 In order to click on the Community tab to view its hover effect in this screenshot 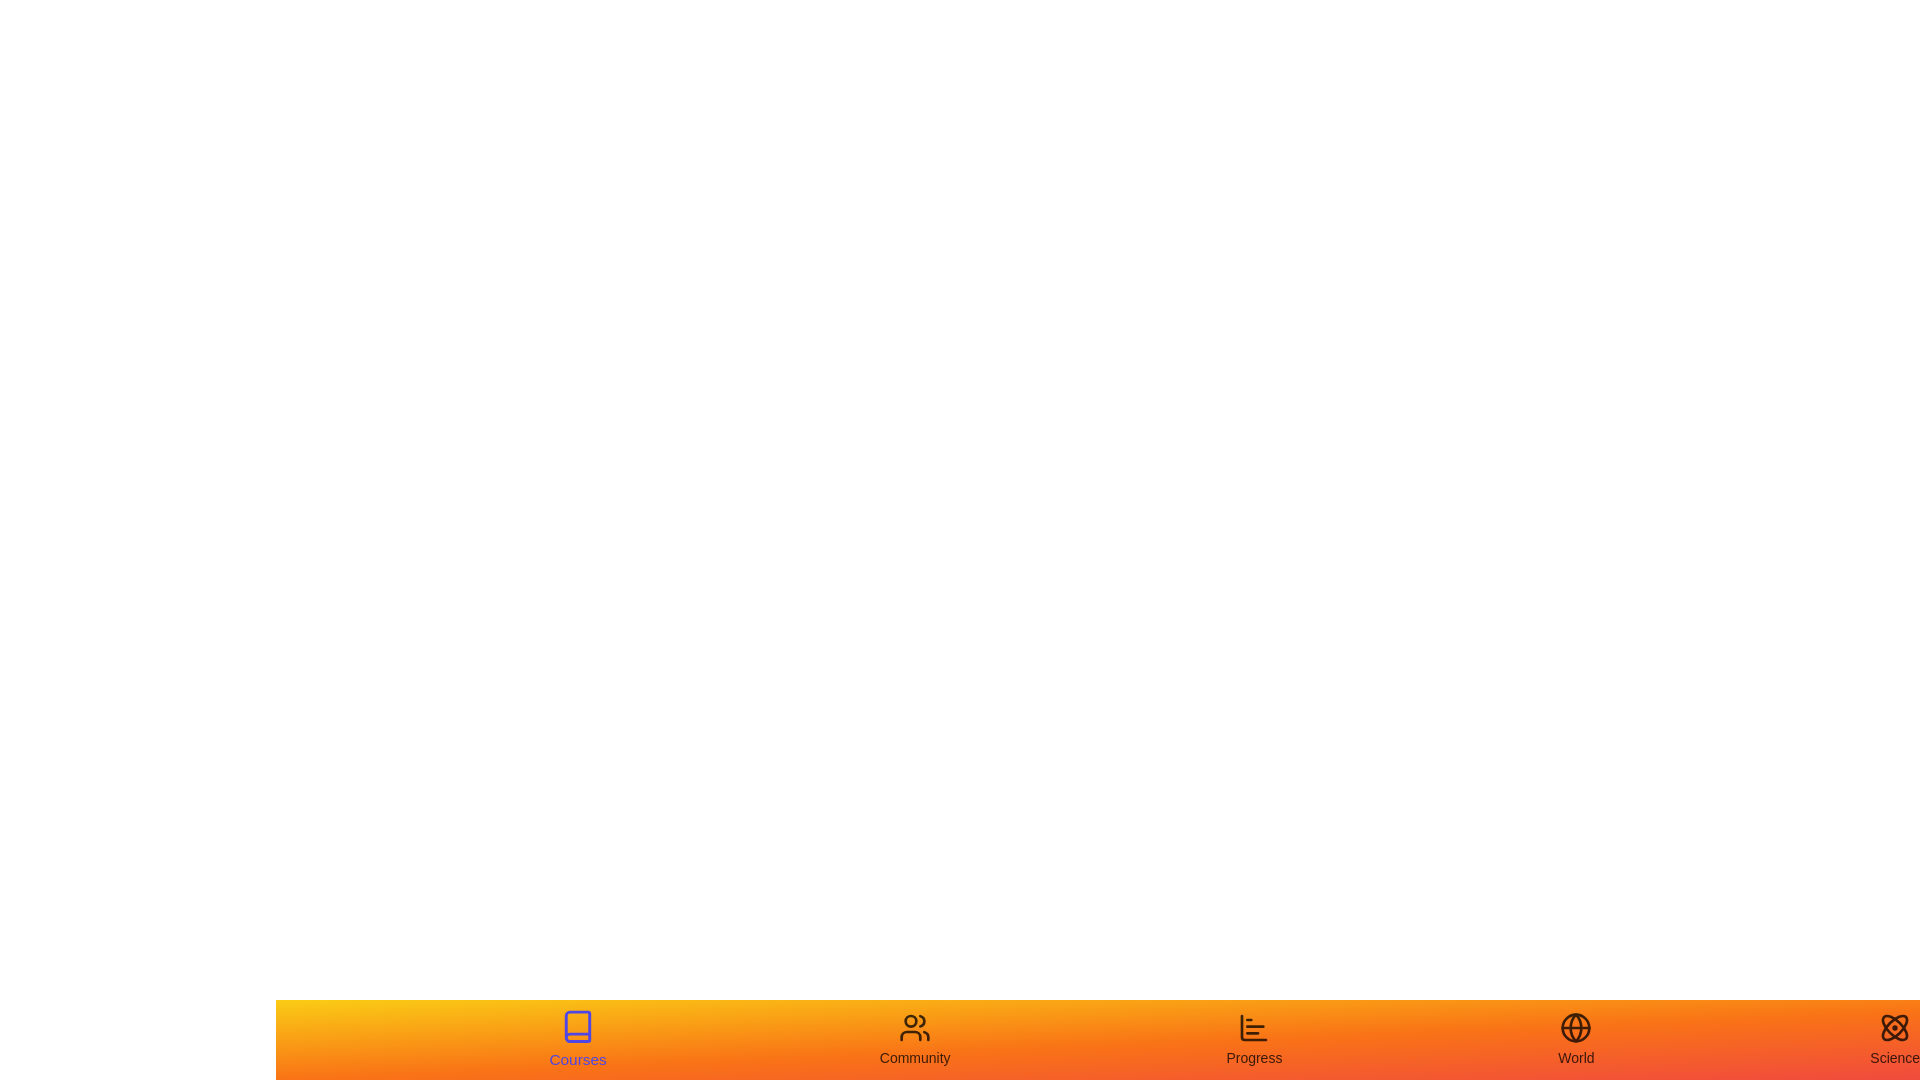, I will do `click(914, 1039)`.